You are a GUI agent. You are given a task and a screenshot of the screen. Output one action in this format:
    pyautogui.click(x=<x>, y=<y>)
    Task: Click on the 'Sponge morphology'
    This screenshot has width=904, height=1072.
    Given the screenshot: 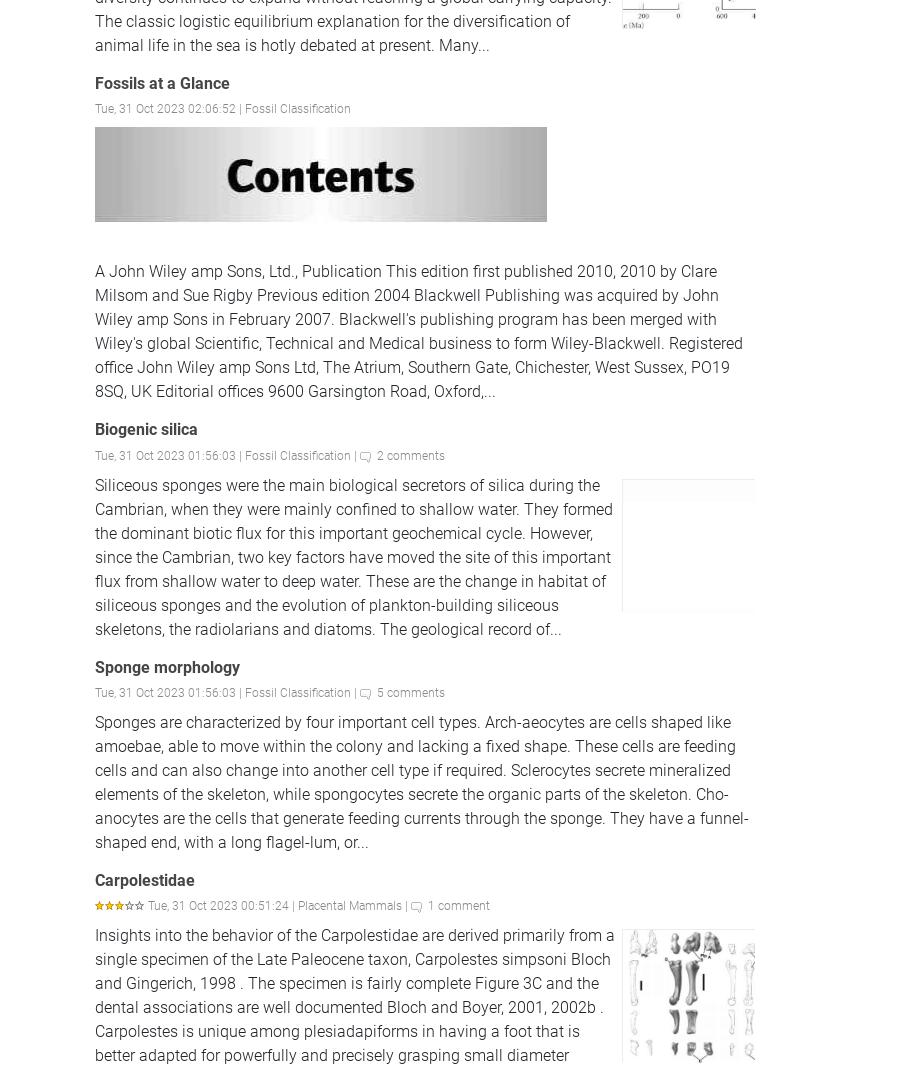 What is the action you would take?
    pyautogui.click(x=166, y=666)
    